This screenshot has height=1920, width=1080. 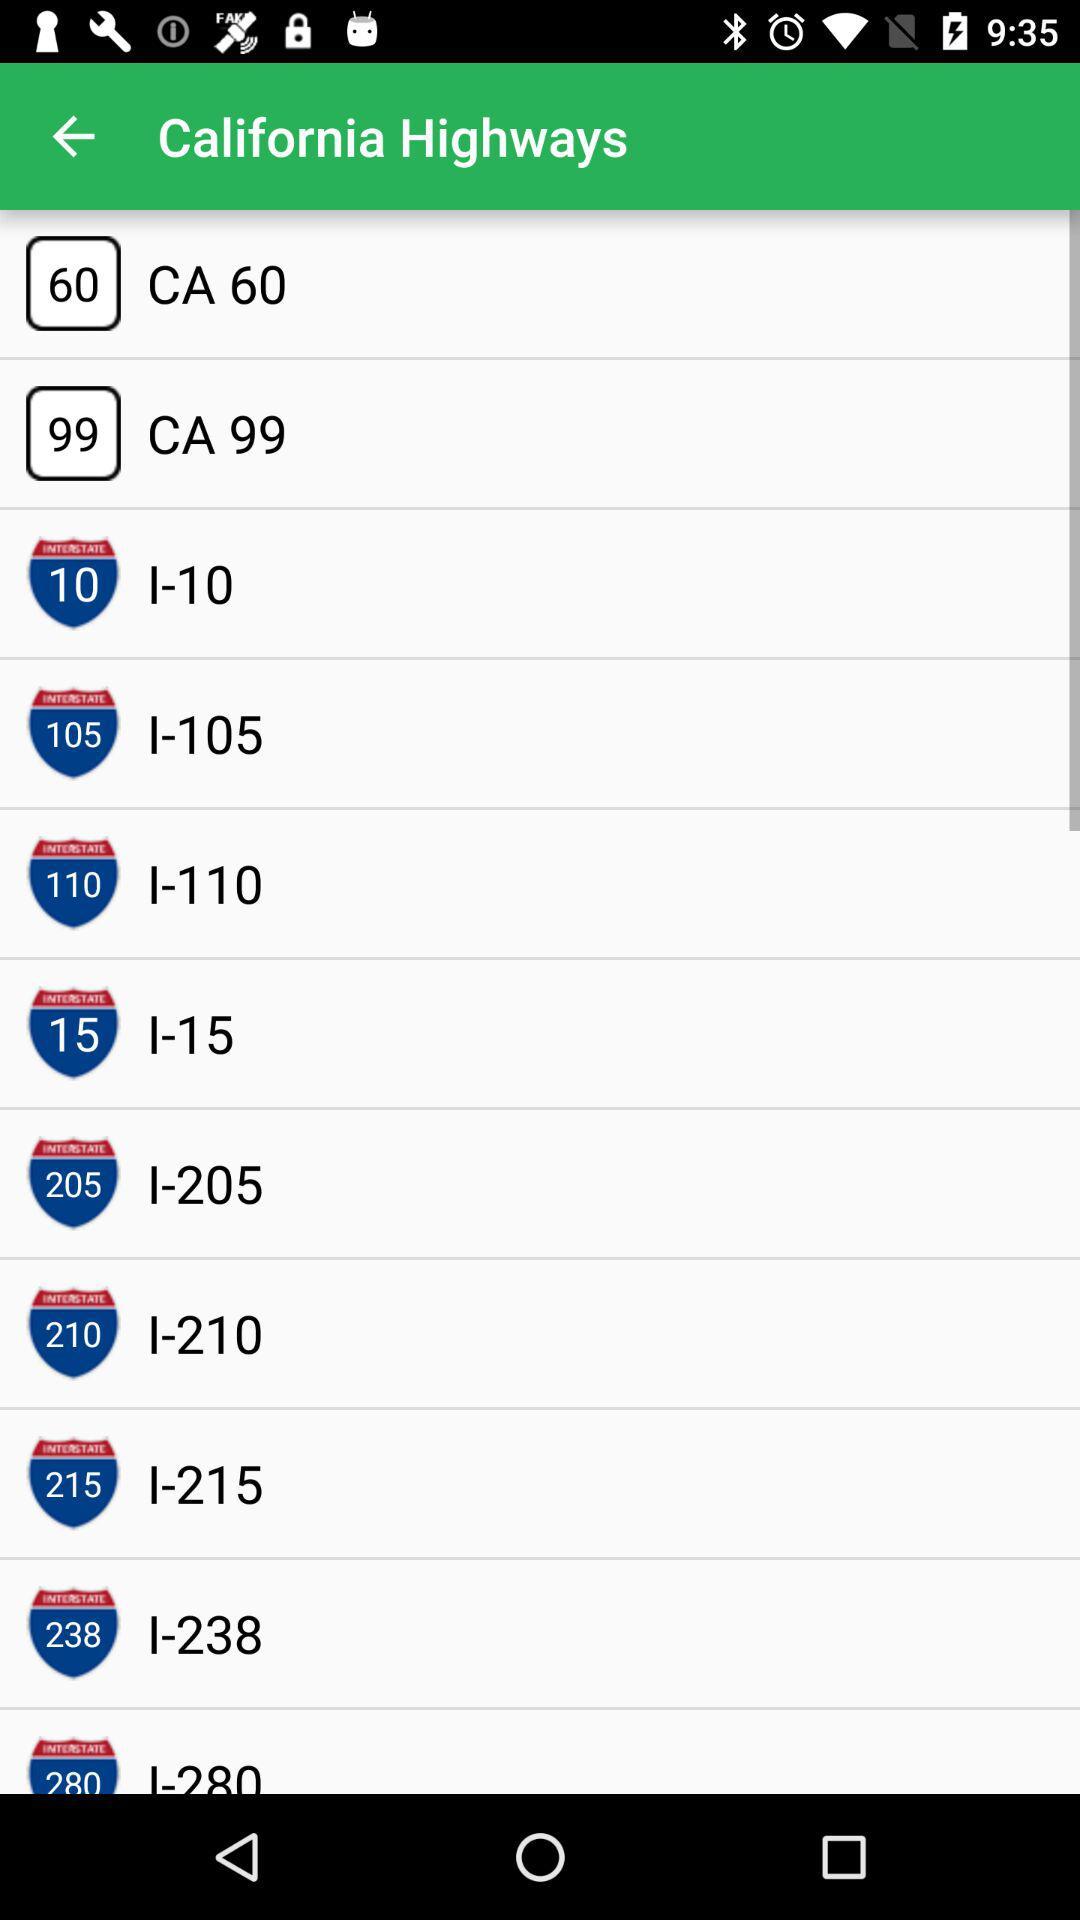 I want to click on icon below i-10 item, so click(x=205, y=732).